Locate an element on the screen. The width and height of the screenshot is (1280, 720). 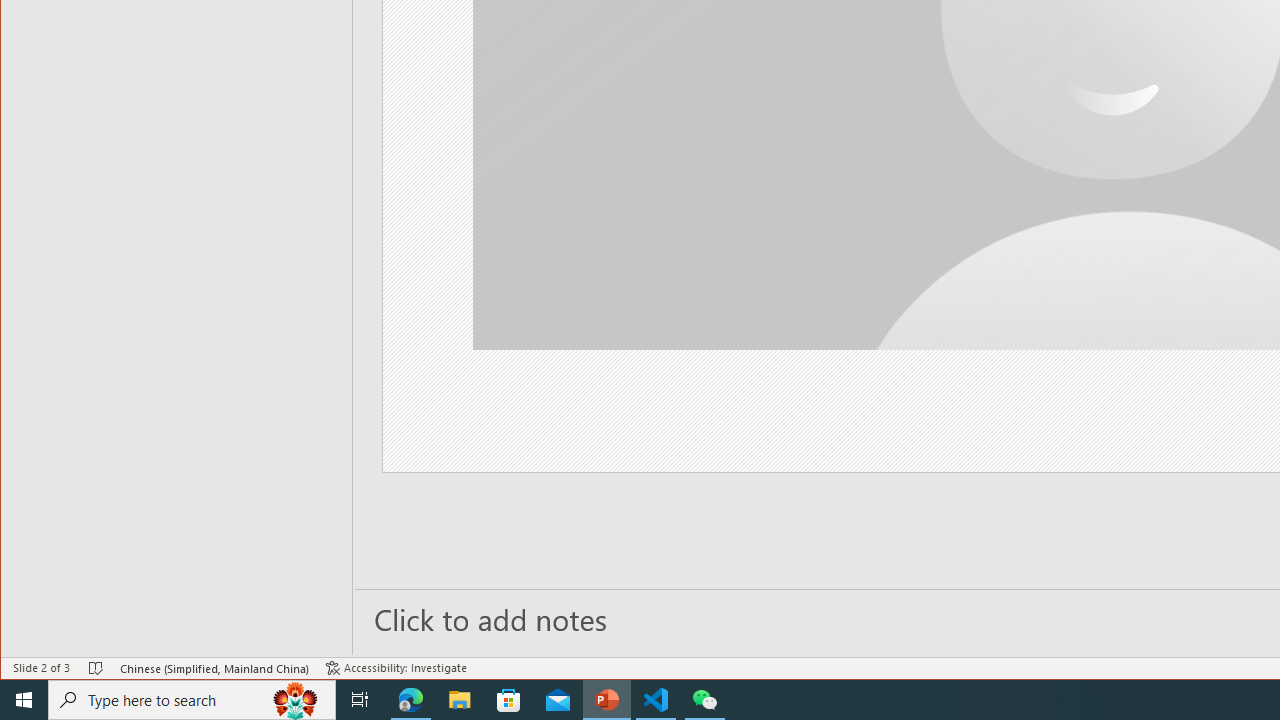
'WeChat - 1 running window' is located at coordinates (705, 698).